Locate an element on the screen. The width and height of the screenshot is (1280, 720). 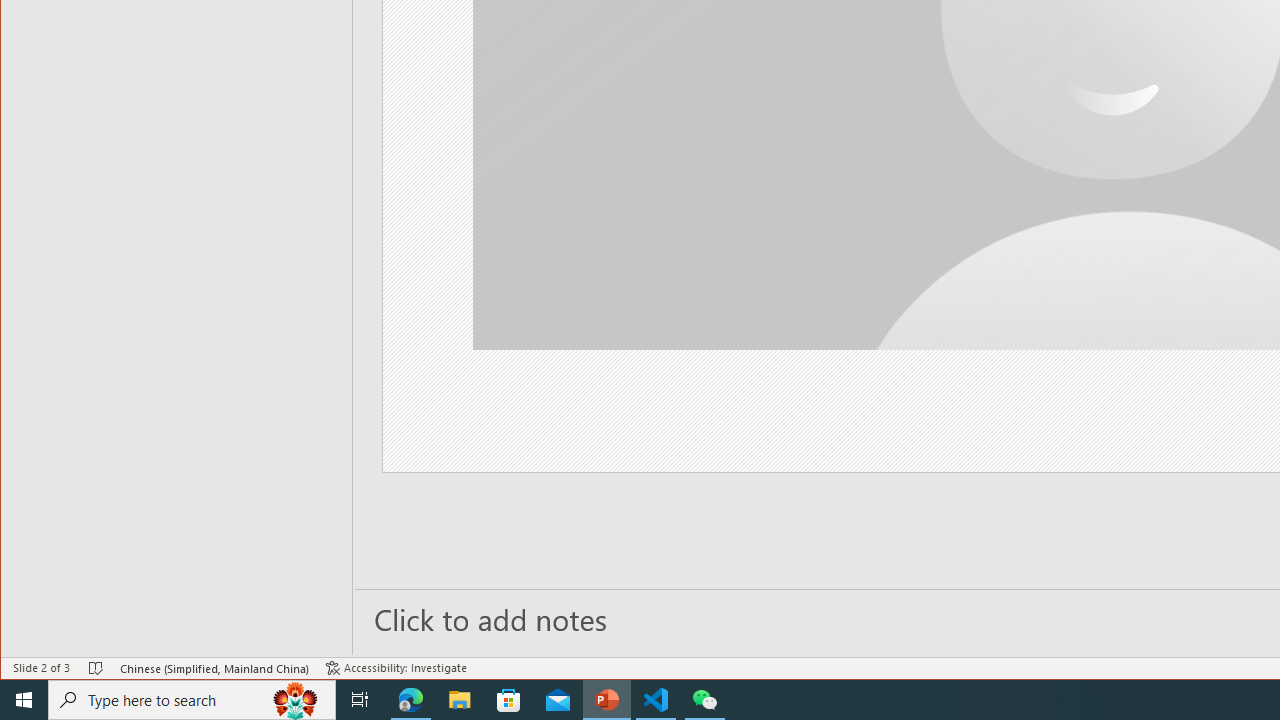
'WeChat - 1 running window' is located at coordinates (705, 698).